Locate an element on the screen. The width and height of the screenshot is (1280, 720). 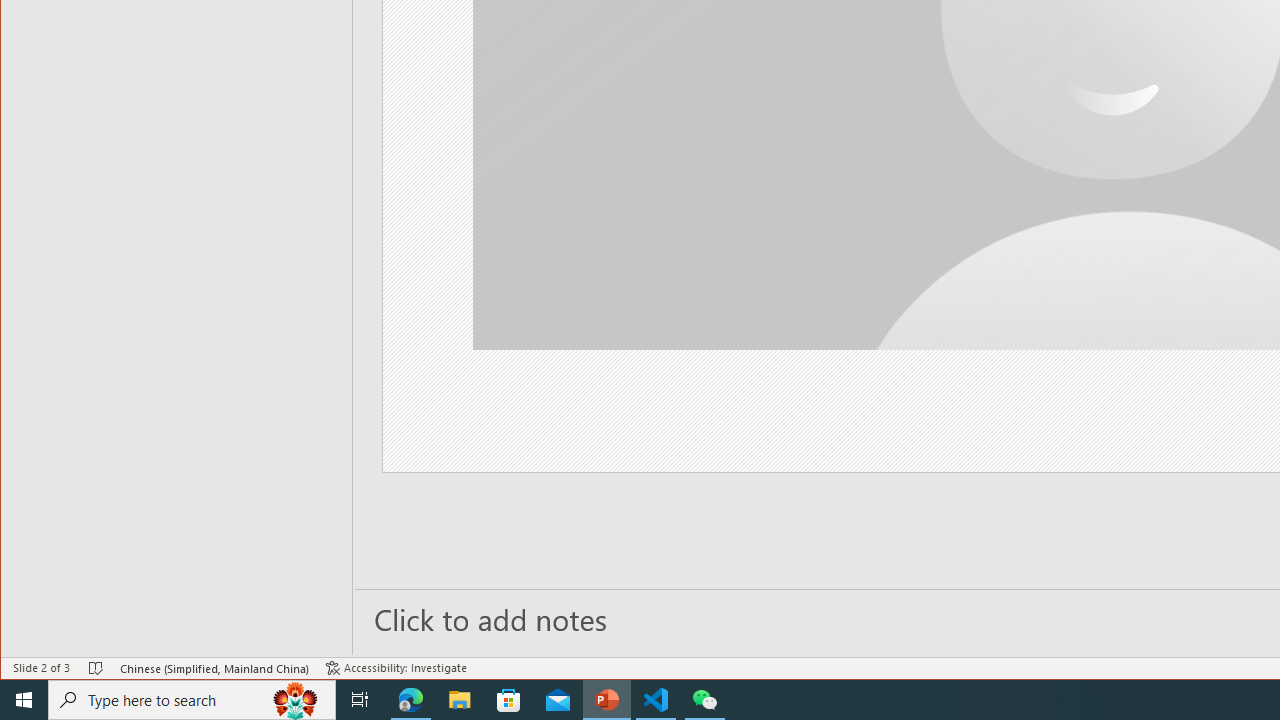
'WeChat - 1 running window' is located at coordinates (705, 698).